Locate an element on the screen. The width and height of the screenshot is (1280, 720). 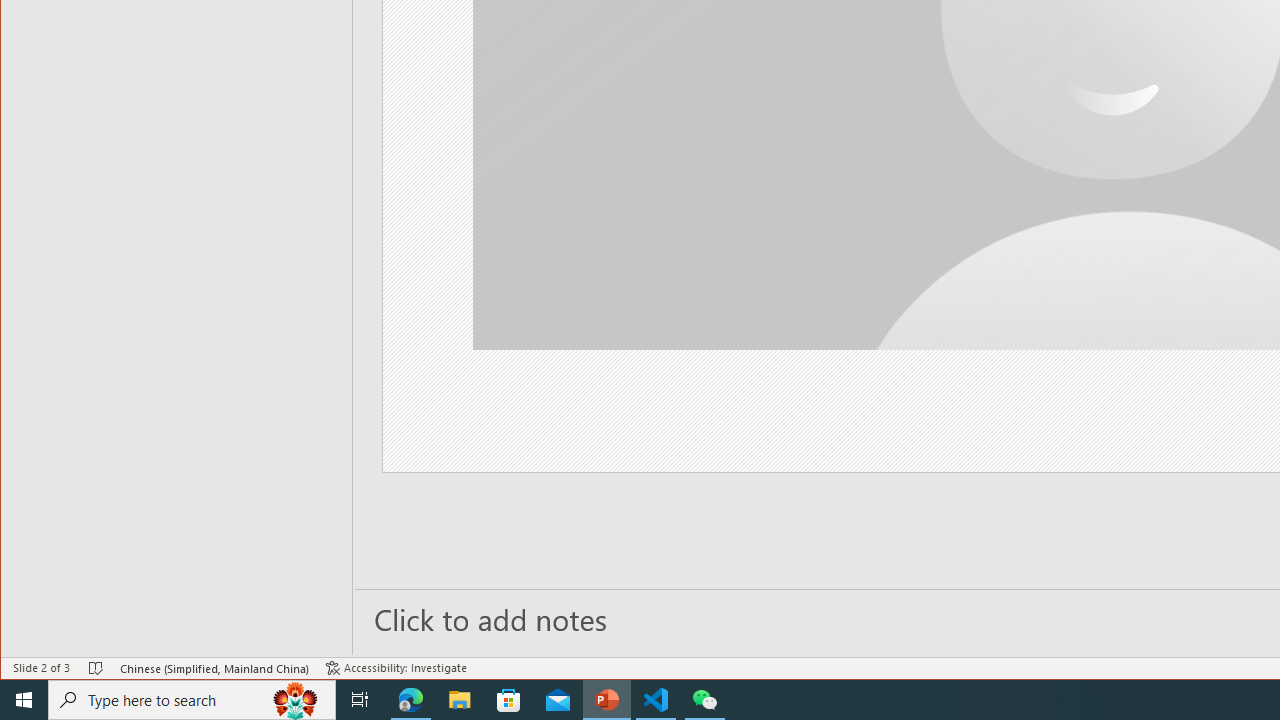
'WeChat - 1 running window' is located at coordinates (705, 698).